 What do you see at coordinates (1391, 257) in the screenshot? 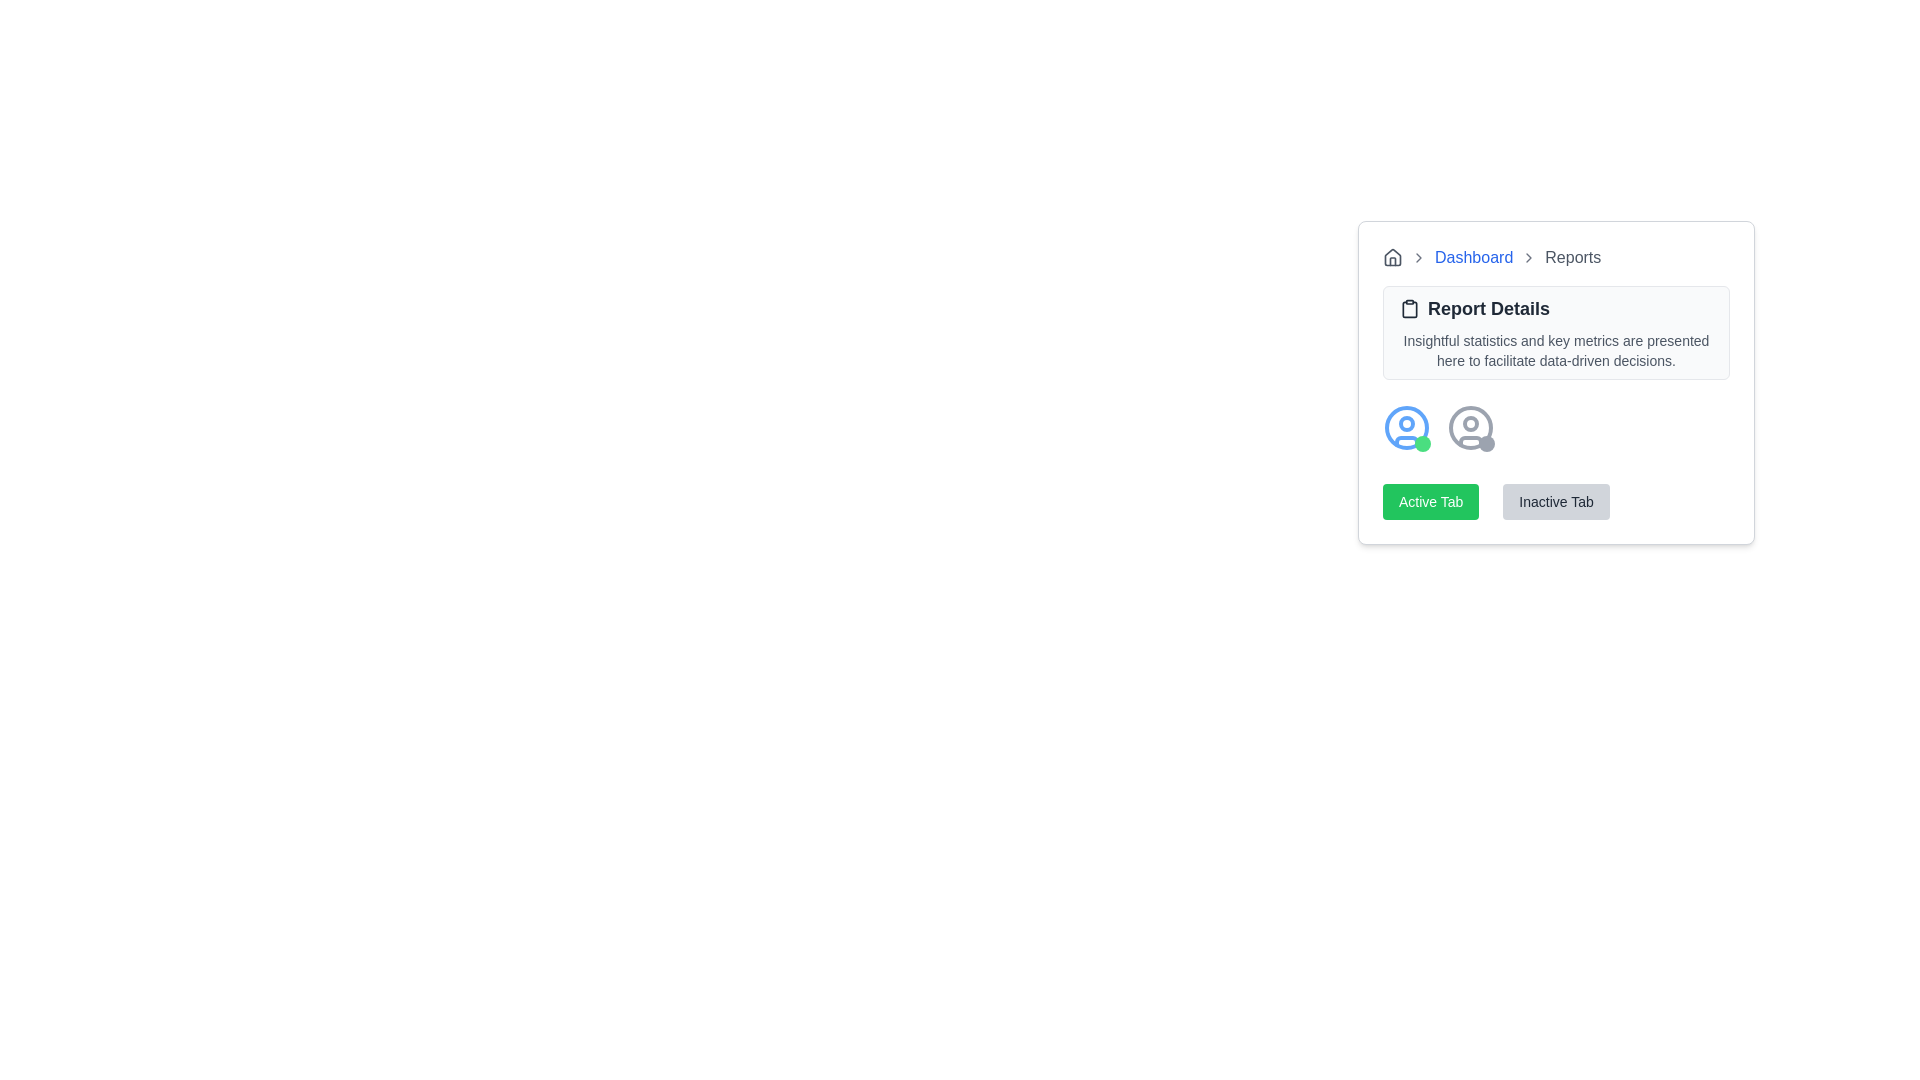
I see `the SVG icon representing the starting point or home location in the breadcrumb navigation, which is located at the top left of the breadcrumb component` at bounding box center [1391, 257].